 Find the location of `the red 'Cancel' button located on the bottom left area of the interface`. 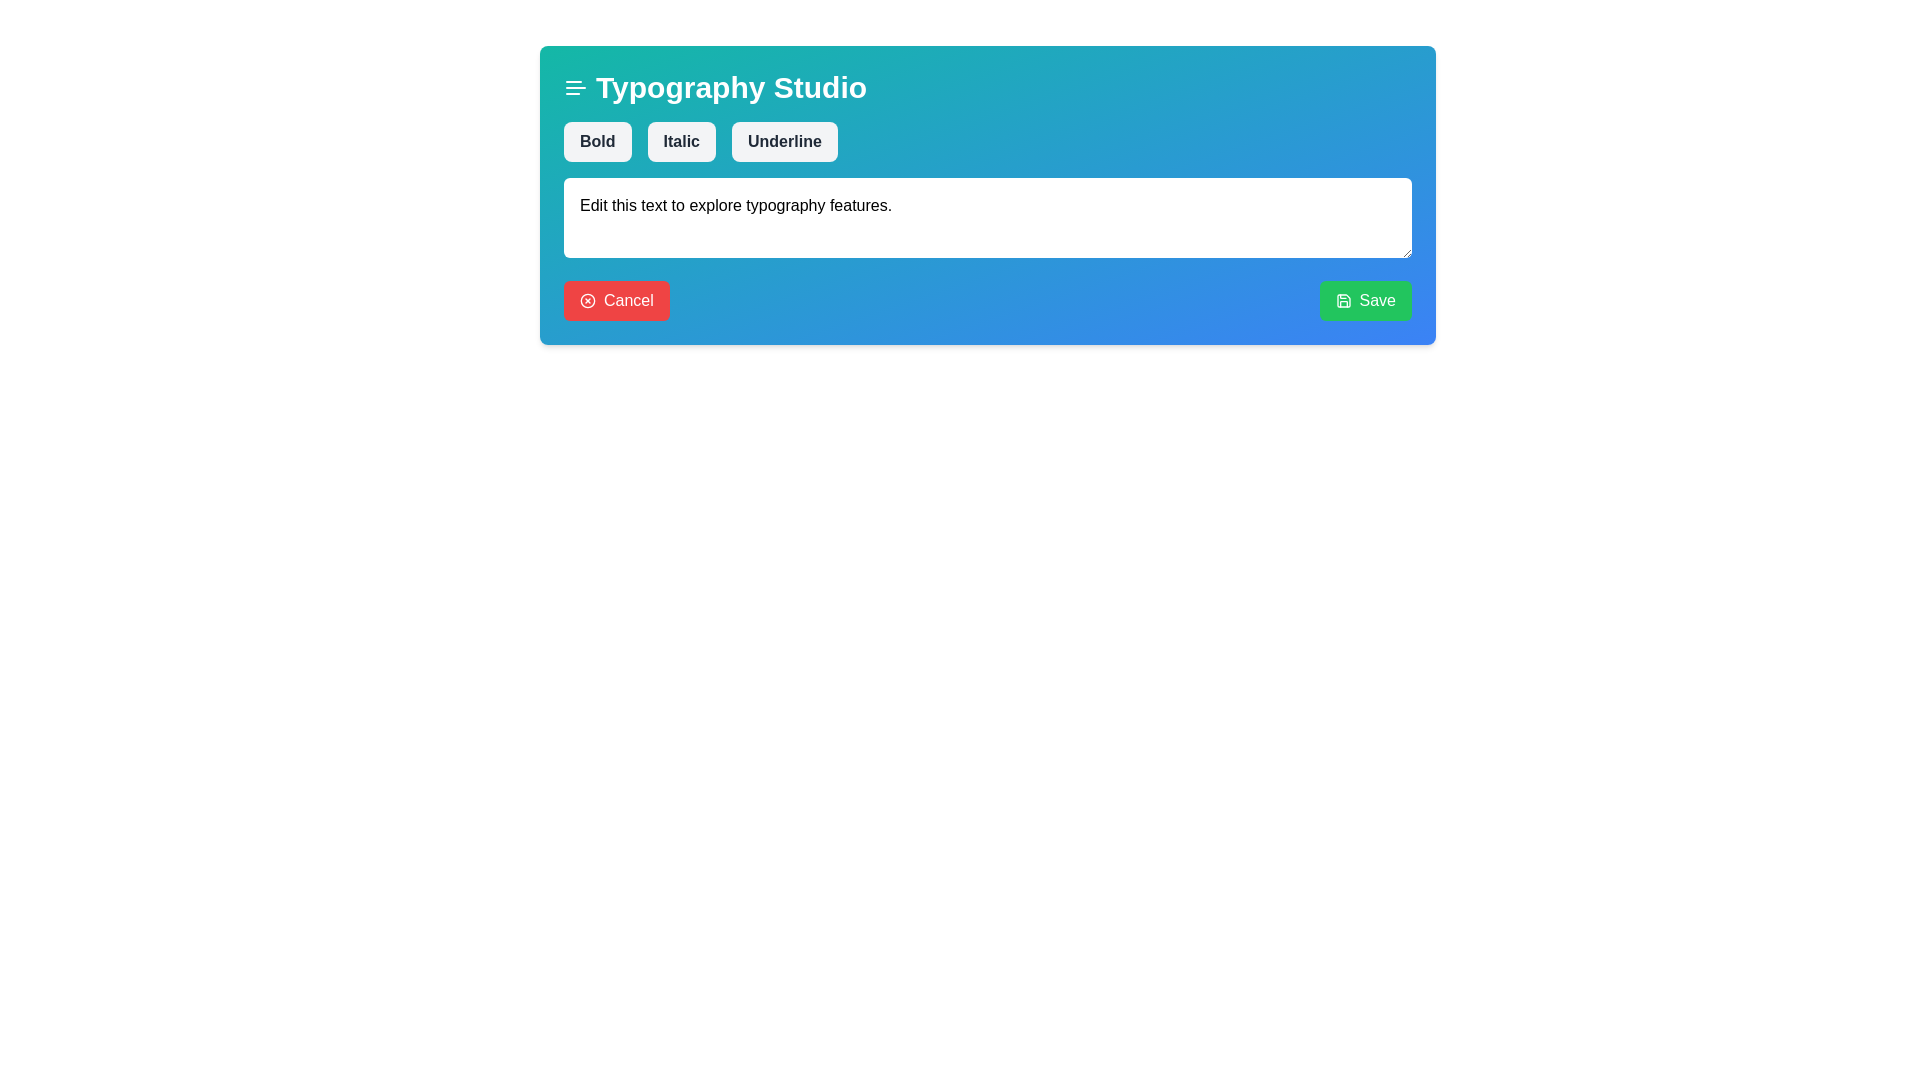

the red 'Cancel' button located on the bottom left area of the interface is located at coordinates (615, 300).